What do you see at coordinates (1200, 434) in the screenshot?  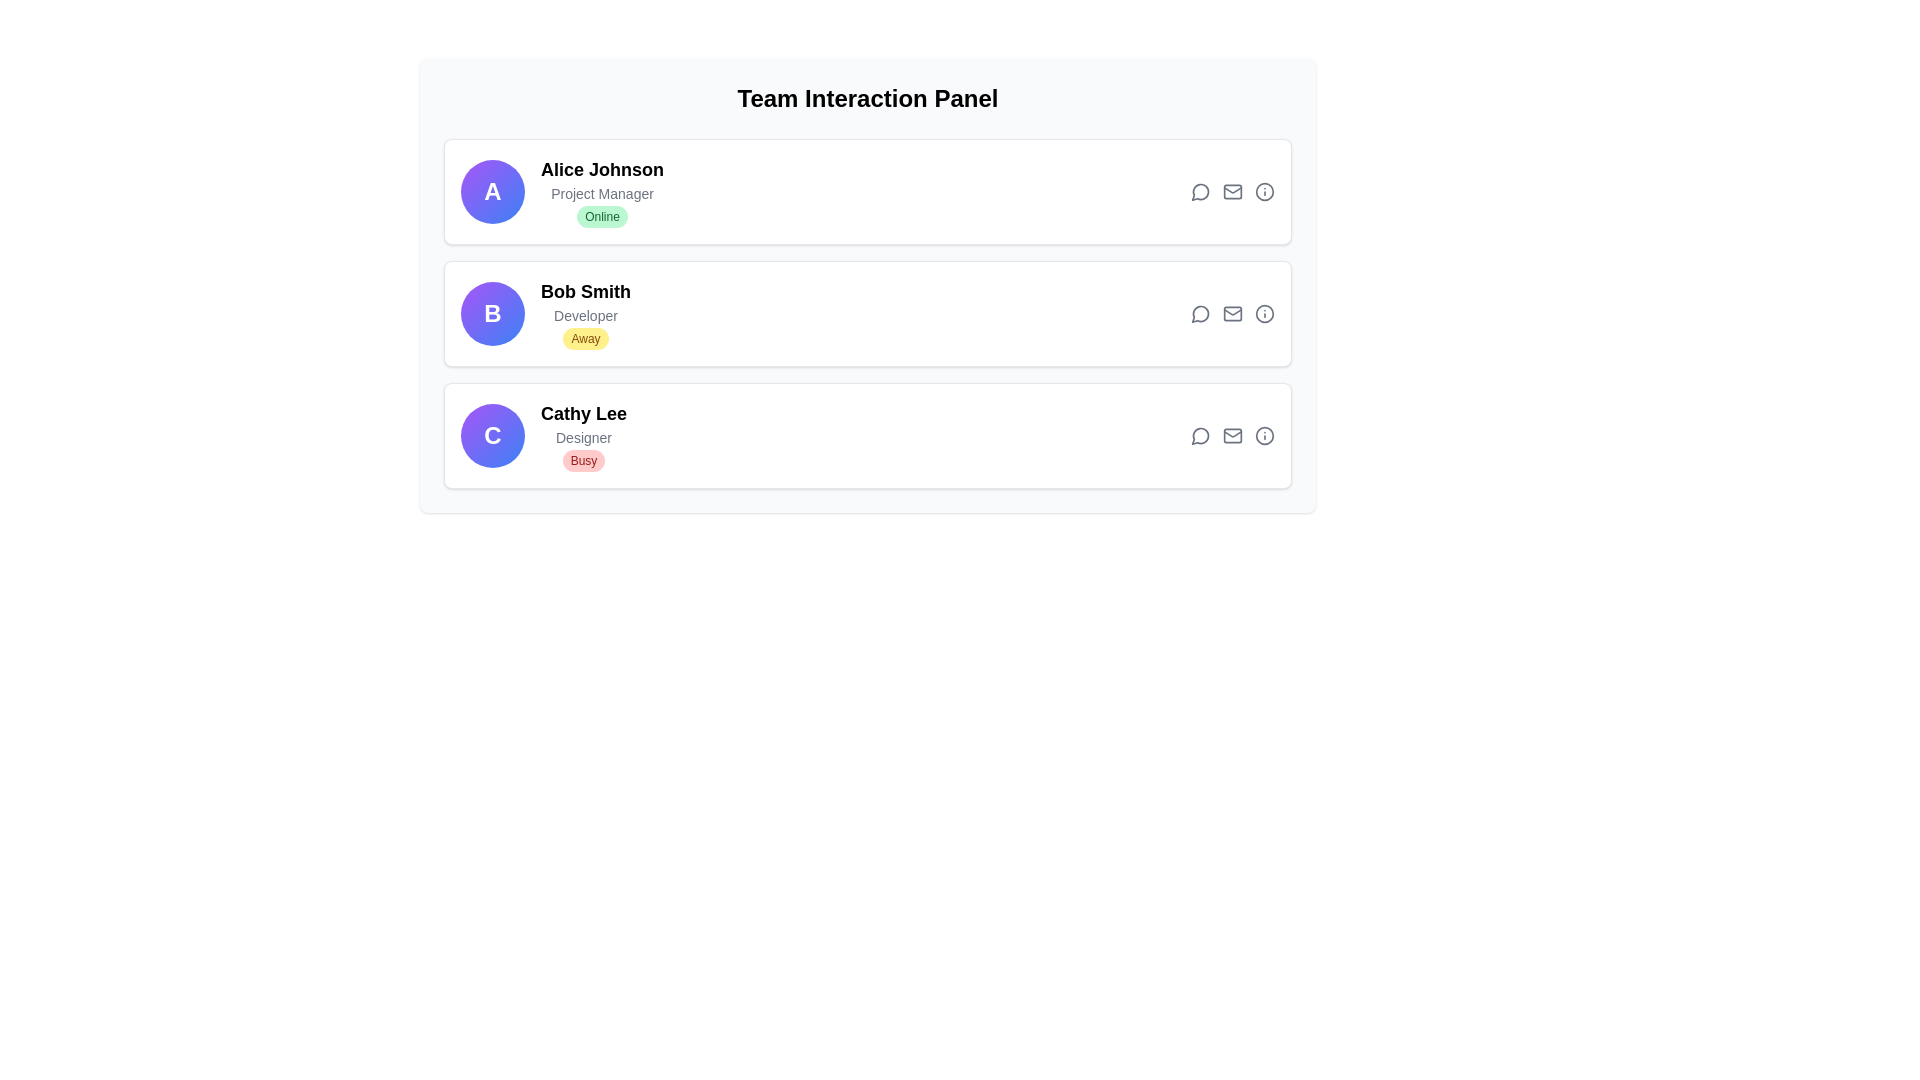 I see `the small circular speech bubble icon indicating the chat feature located in the third user card labeled 'Cathy Lee'` at bounding box center [1200, 434].